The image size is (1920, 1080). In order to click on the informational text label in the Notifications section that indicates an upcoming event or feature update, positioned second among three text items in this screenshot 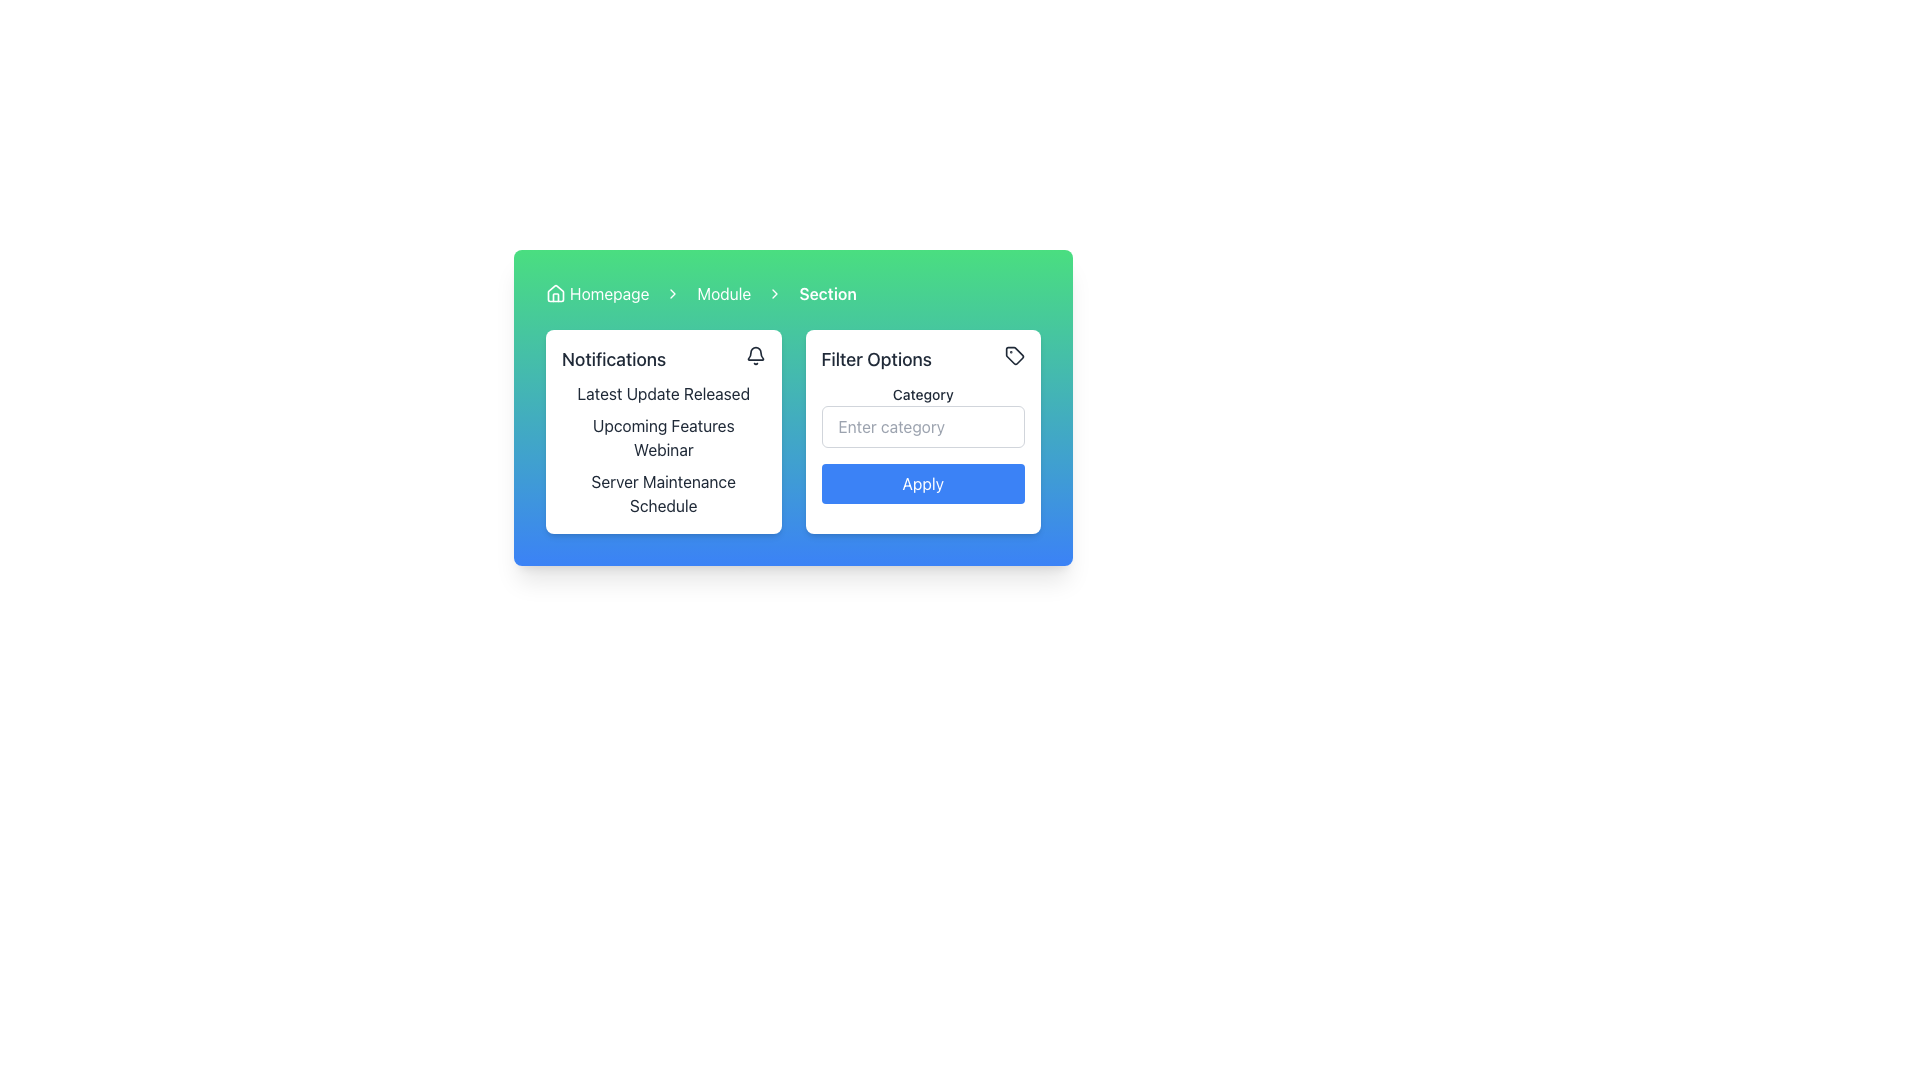, I will do `click(663, 437)`.